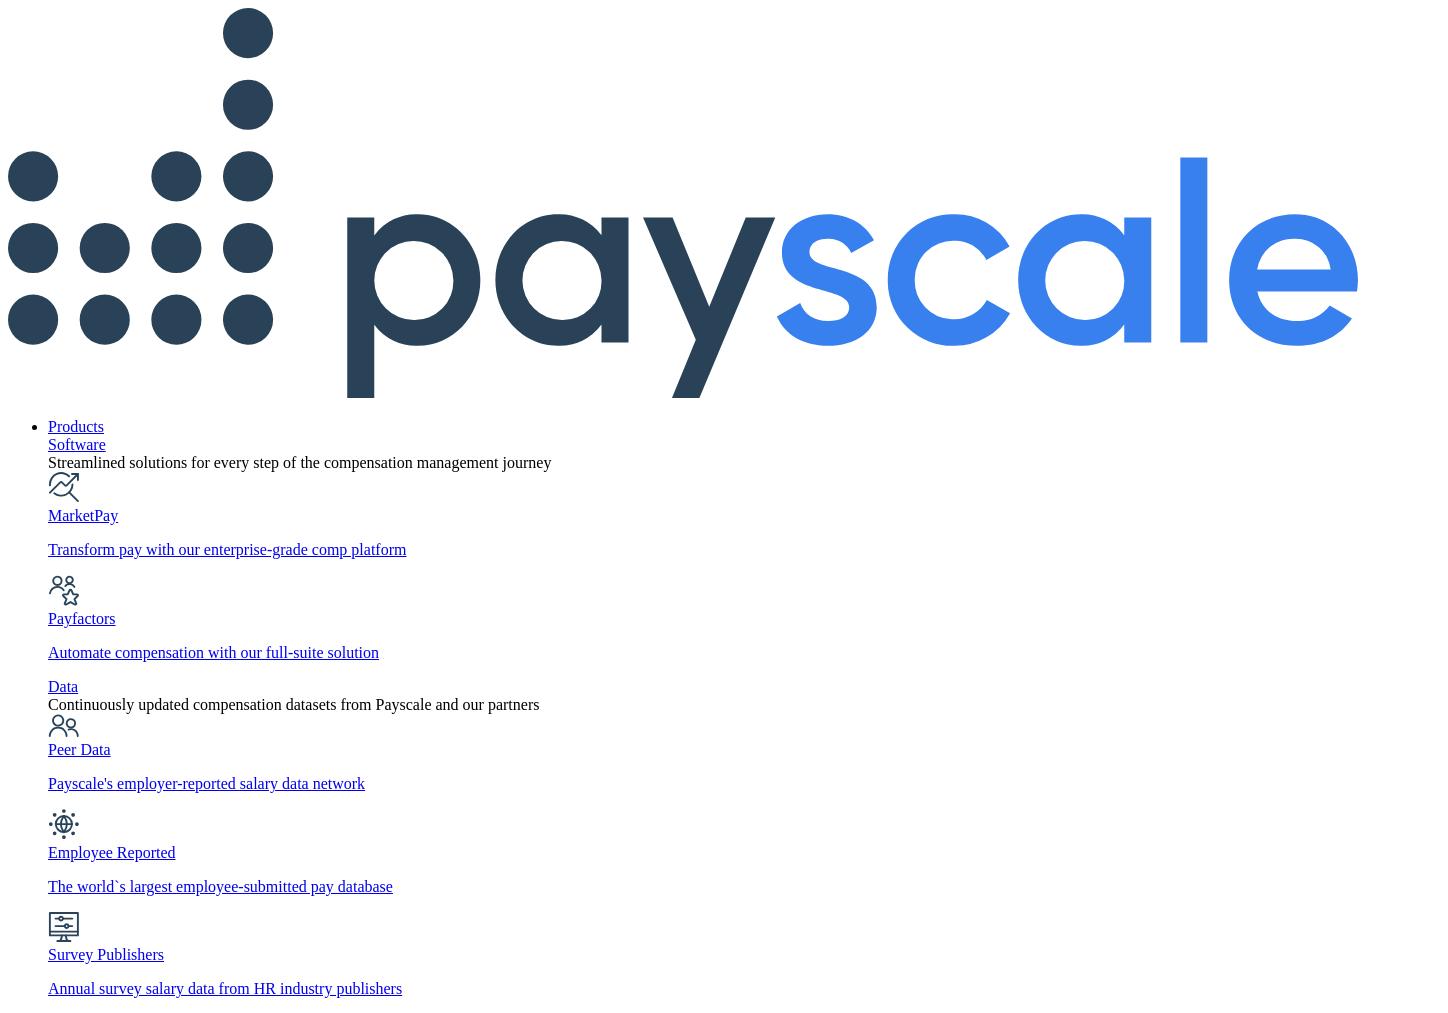 The width and height of the screenshot is (1448, 1013). I want to click on 'Payscale's employer-reported salary data network', so click(47, 783).